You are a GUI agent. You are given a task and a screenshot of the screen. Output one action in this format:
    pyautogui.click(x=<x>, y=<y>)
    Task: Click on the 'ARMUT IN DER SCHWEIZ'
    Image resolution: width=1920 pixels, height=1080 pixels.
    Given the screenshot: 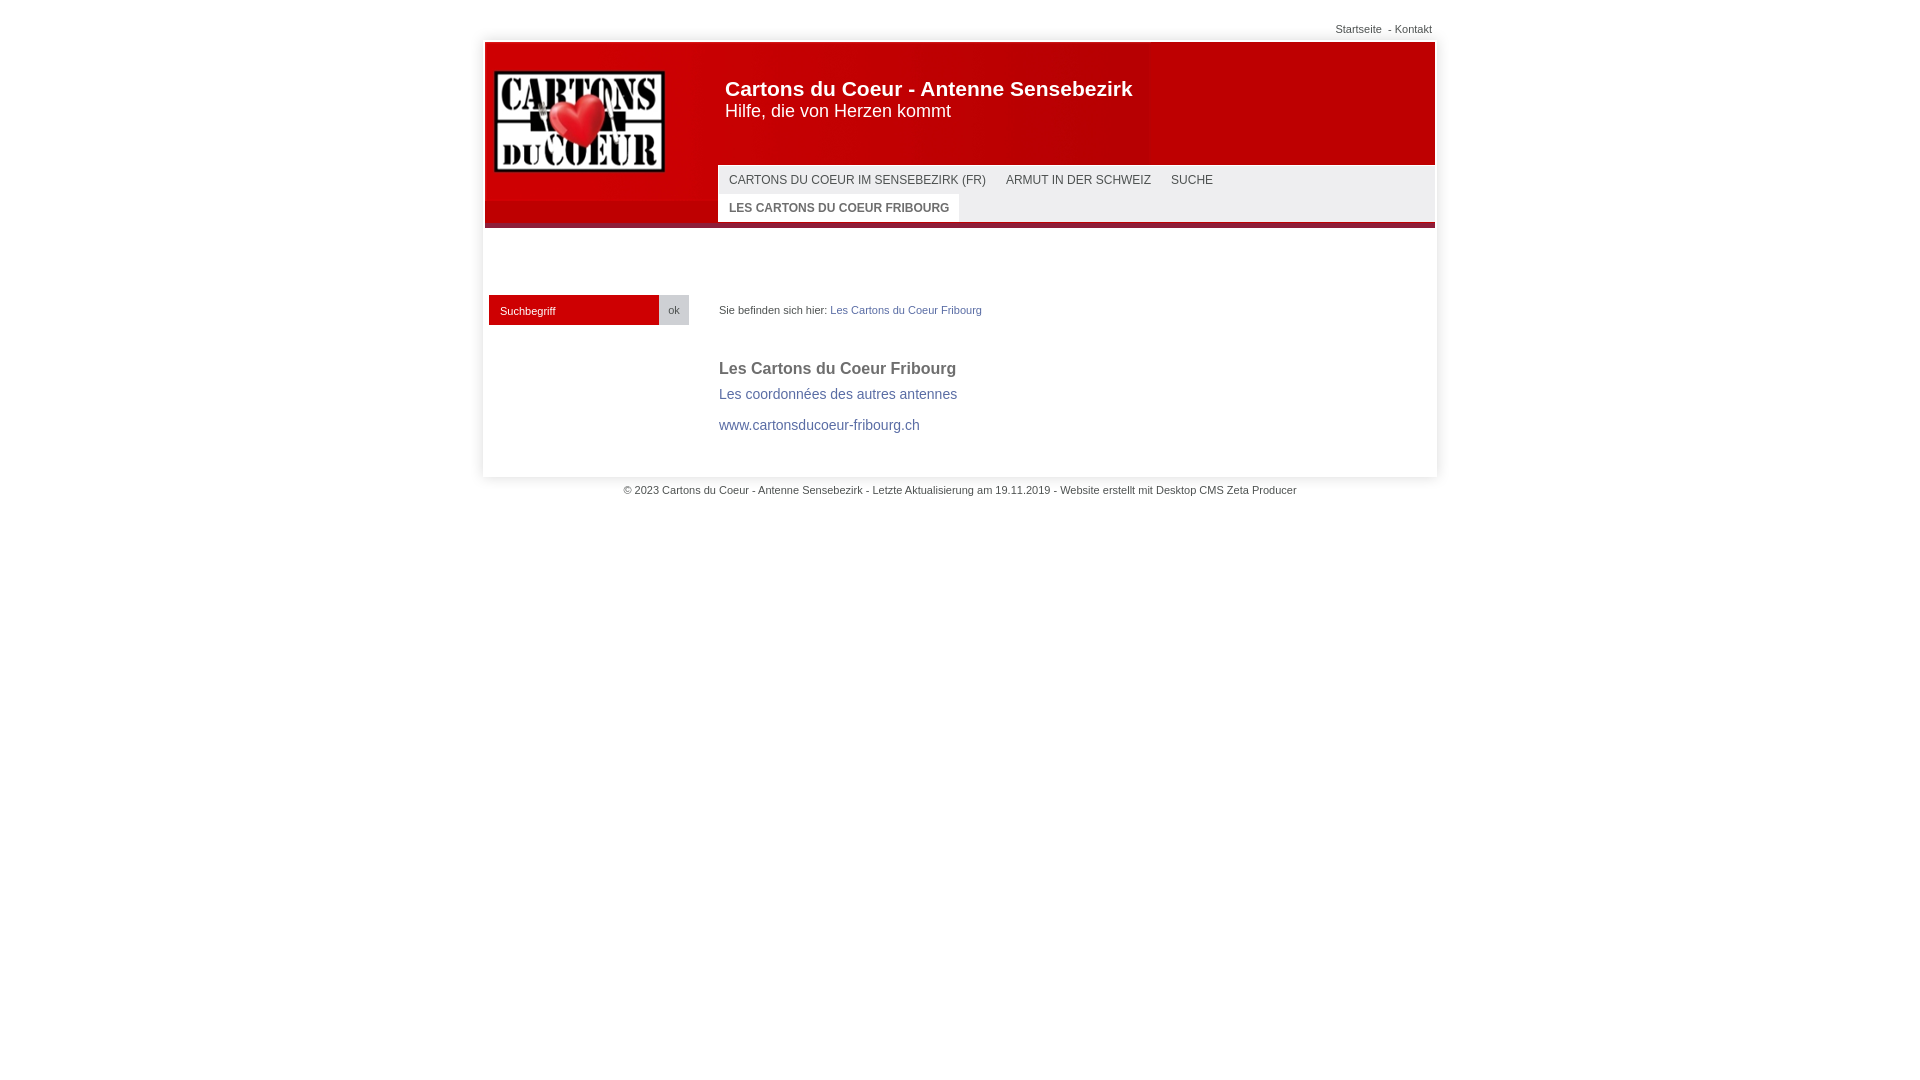 What is the action you would take?
    pyautogui.click(x=1077, y=180)
    